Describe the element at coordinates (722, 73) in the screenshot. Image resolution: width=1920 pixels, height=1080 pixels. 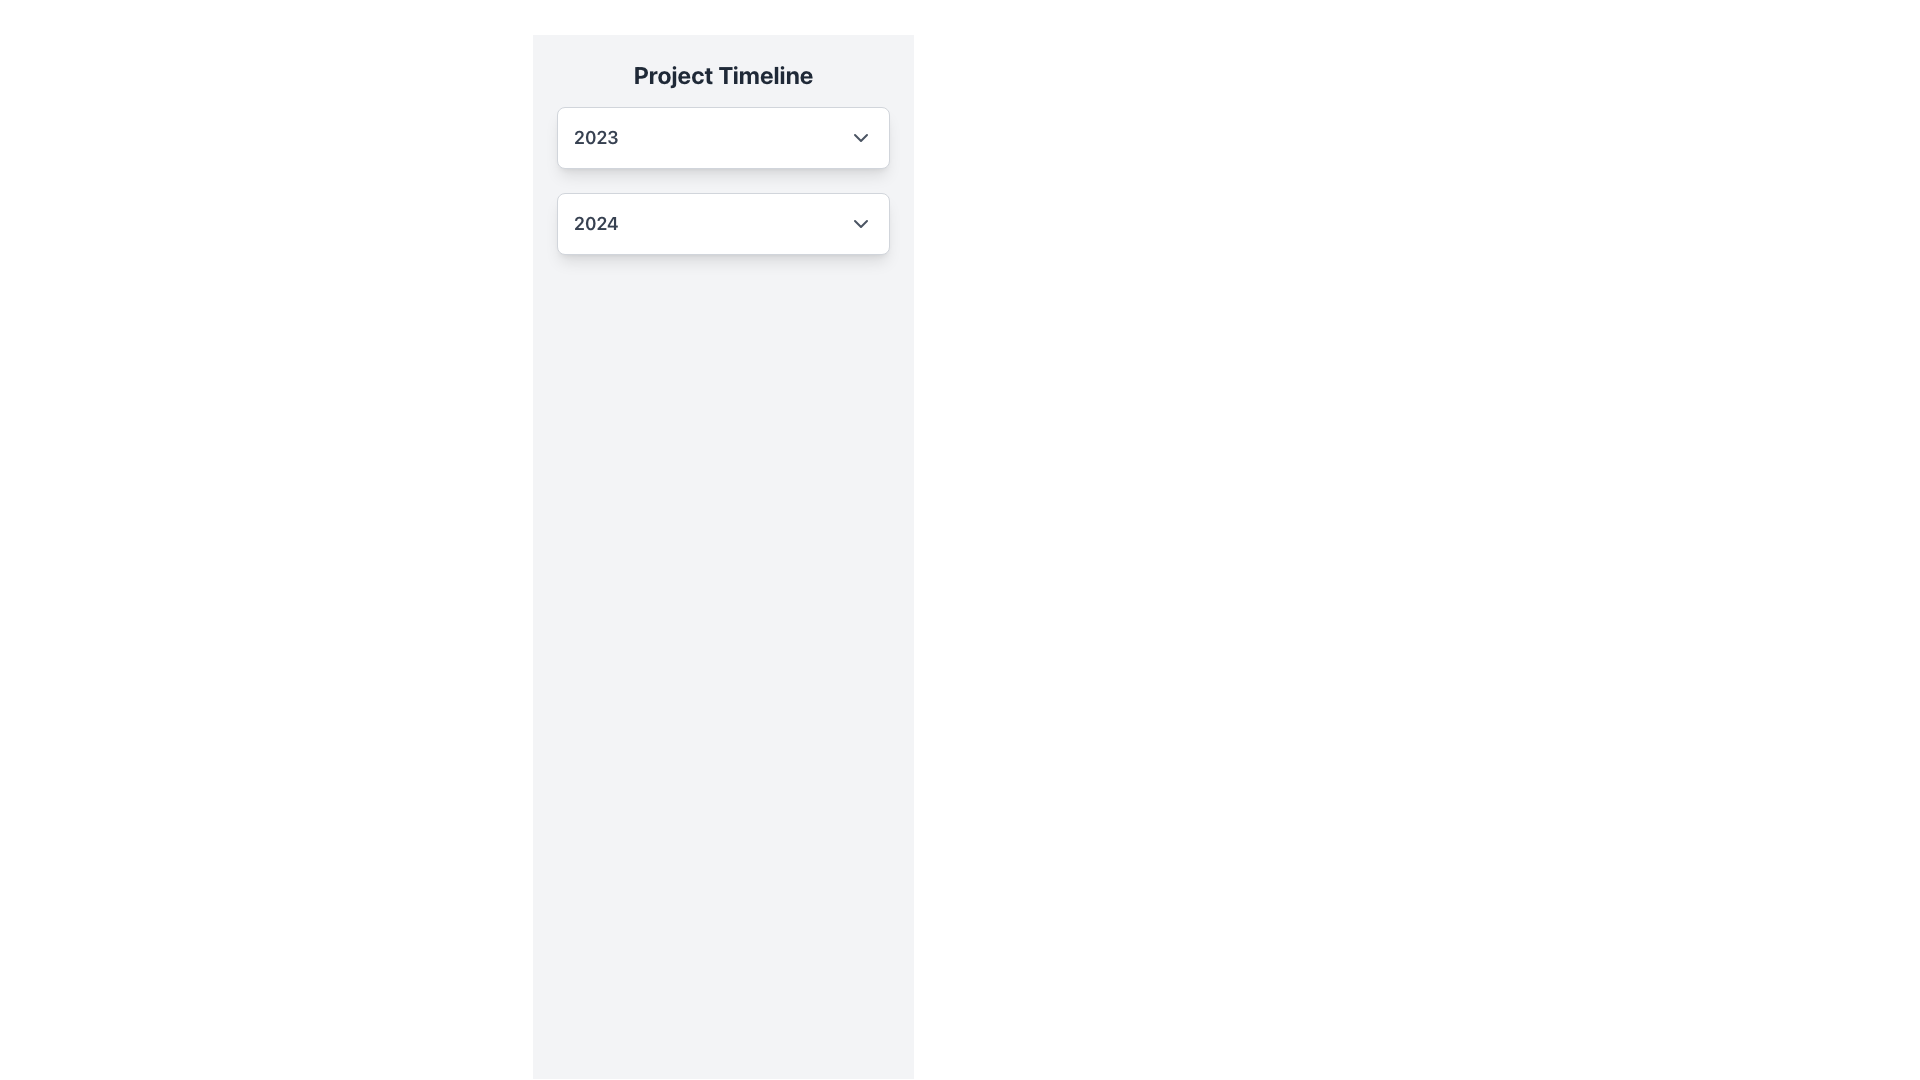
I see `the header text label that indicates the section's purpose related to timelines for different years, positioned centrally above the dropdowns for '2023' and '2024'` at that location.